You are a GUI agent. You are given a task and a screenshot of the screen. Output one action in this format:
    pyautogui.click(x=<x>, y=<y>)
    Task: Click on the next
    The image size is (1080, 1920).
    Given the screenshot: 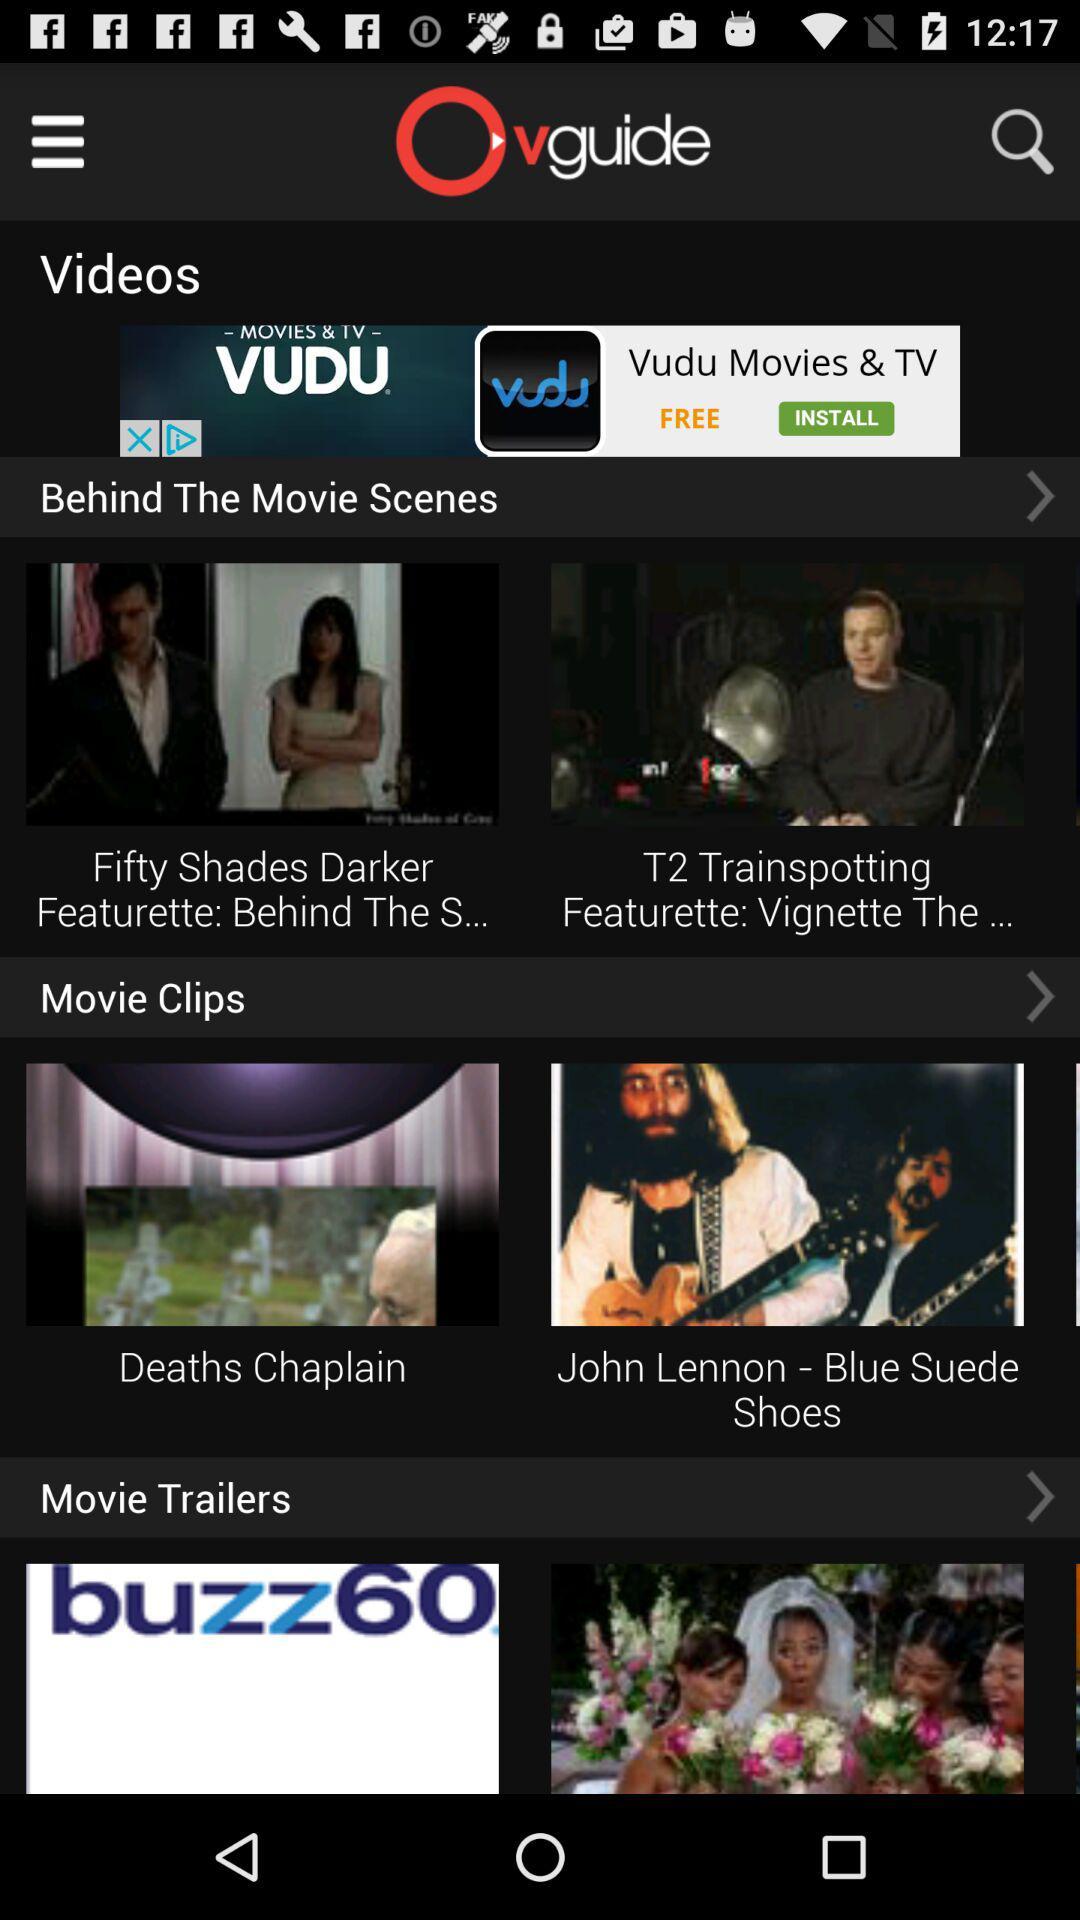 What is the action you would take?
    pyautogui.click(x=1039, y=996)
    